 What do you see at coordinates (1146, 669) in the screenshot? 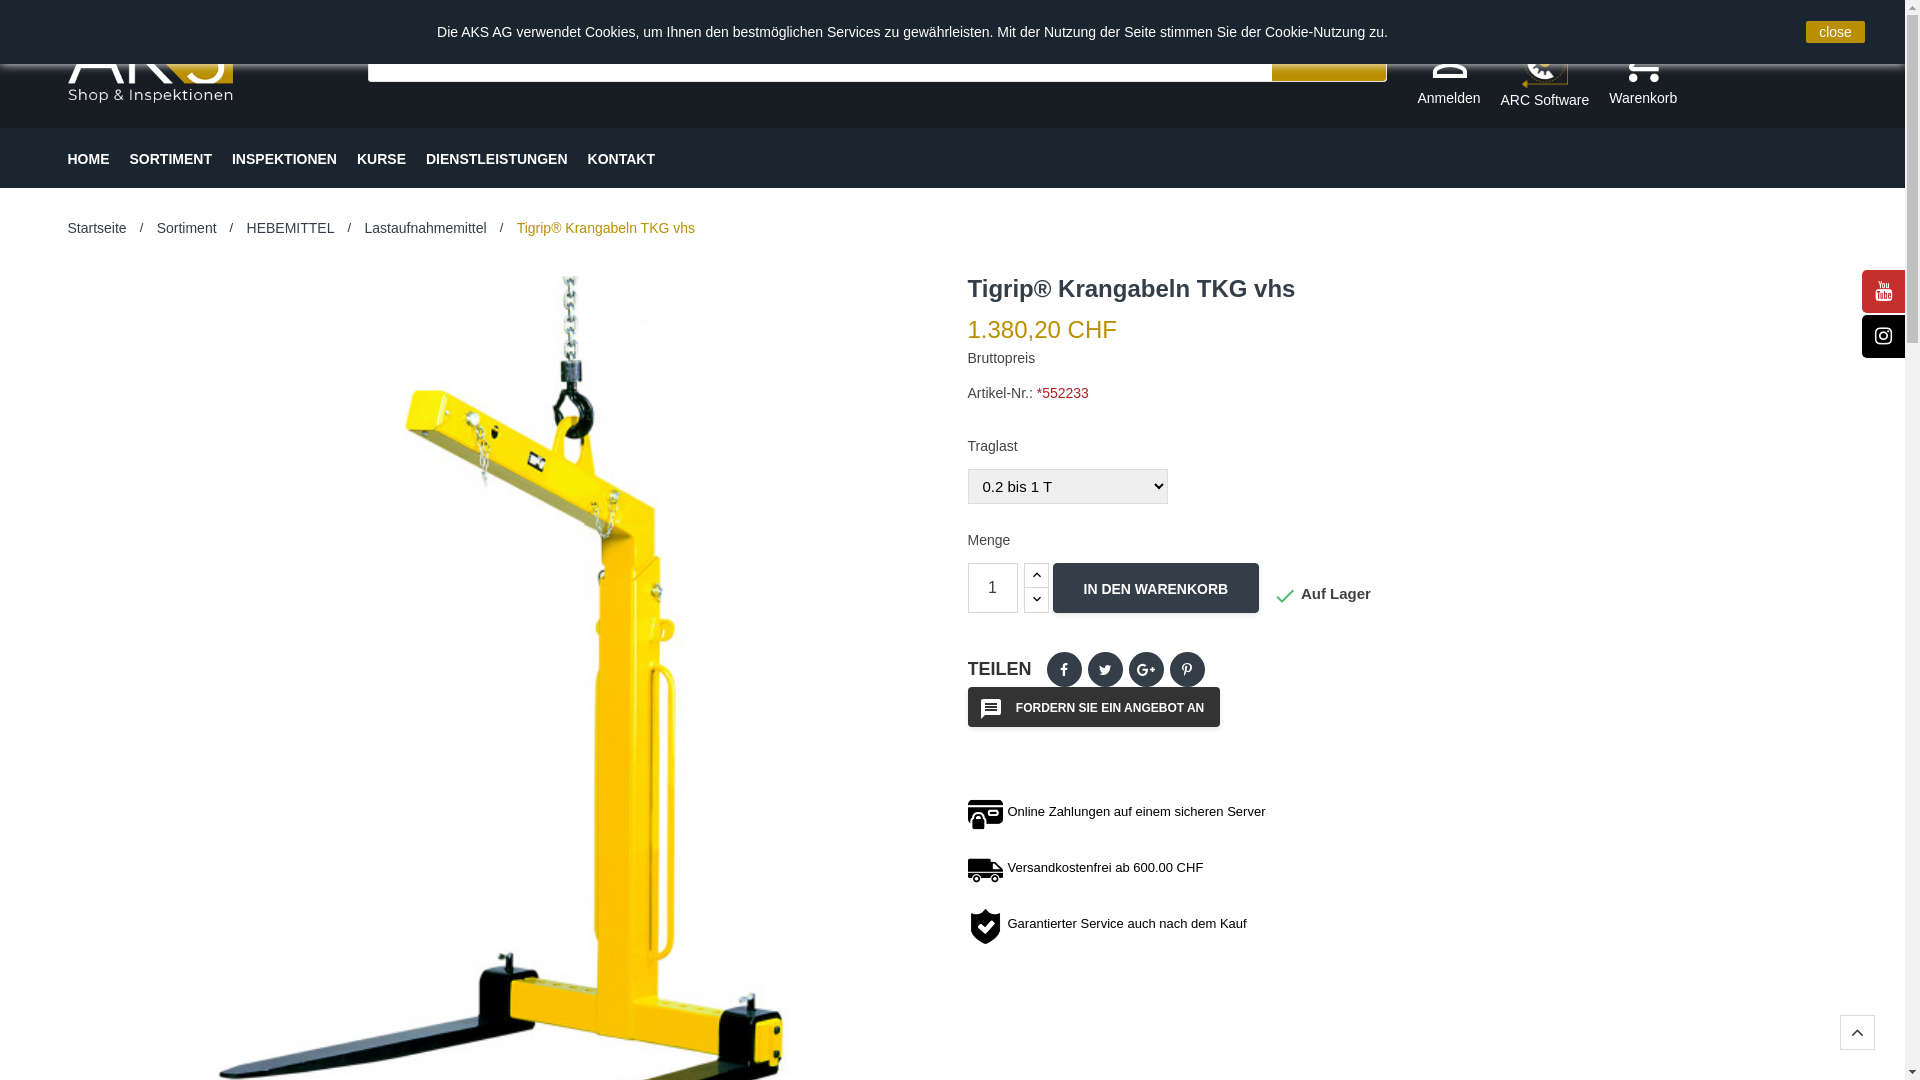
I see `'Google+'` at bounding box center [1146, 669].